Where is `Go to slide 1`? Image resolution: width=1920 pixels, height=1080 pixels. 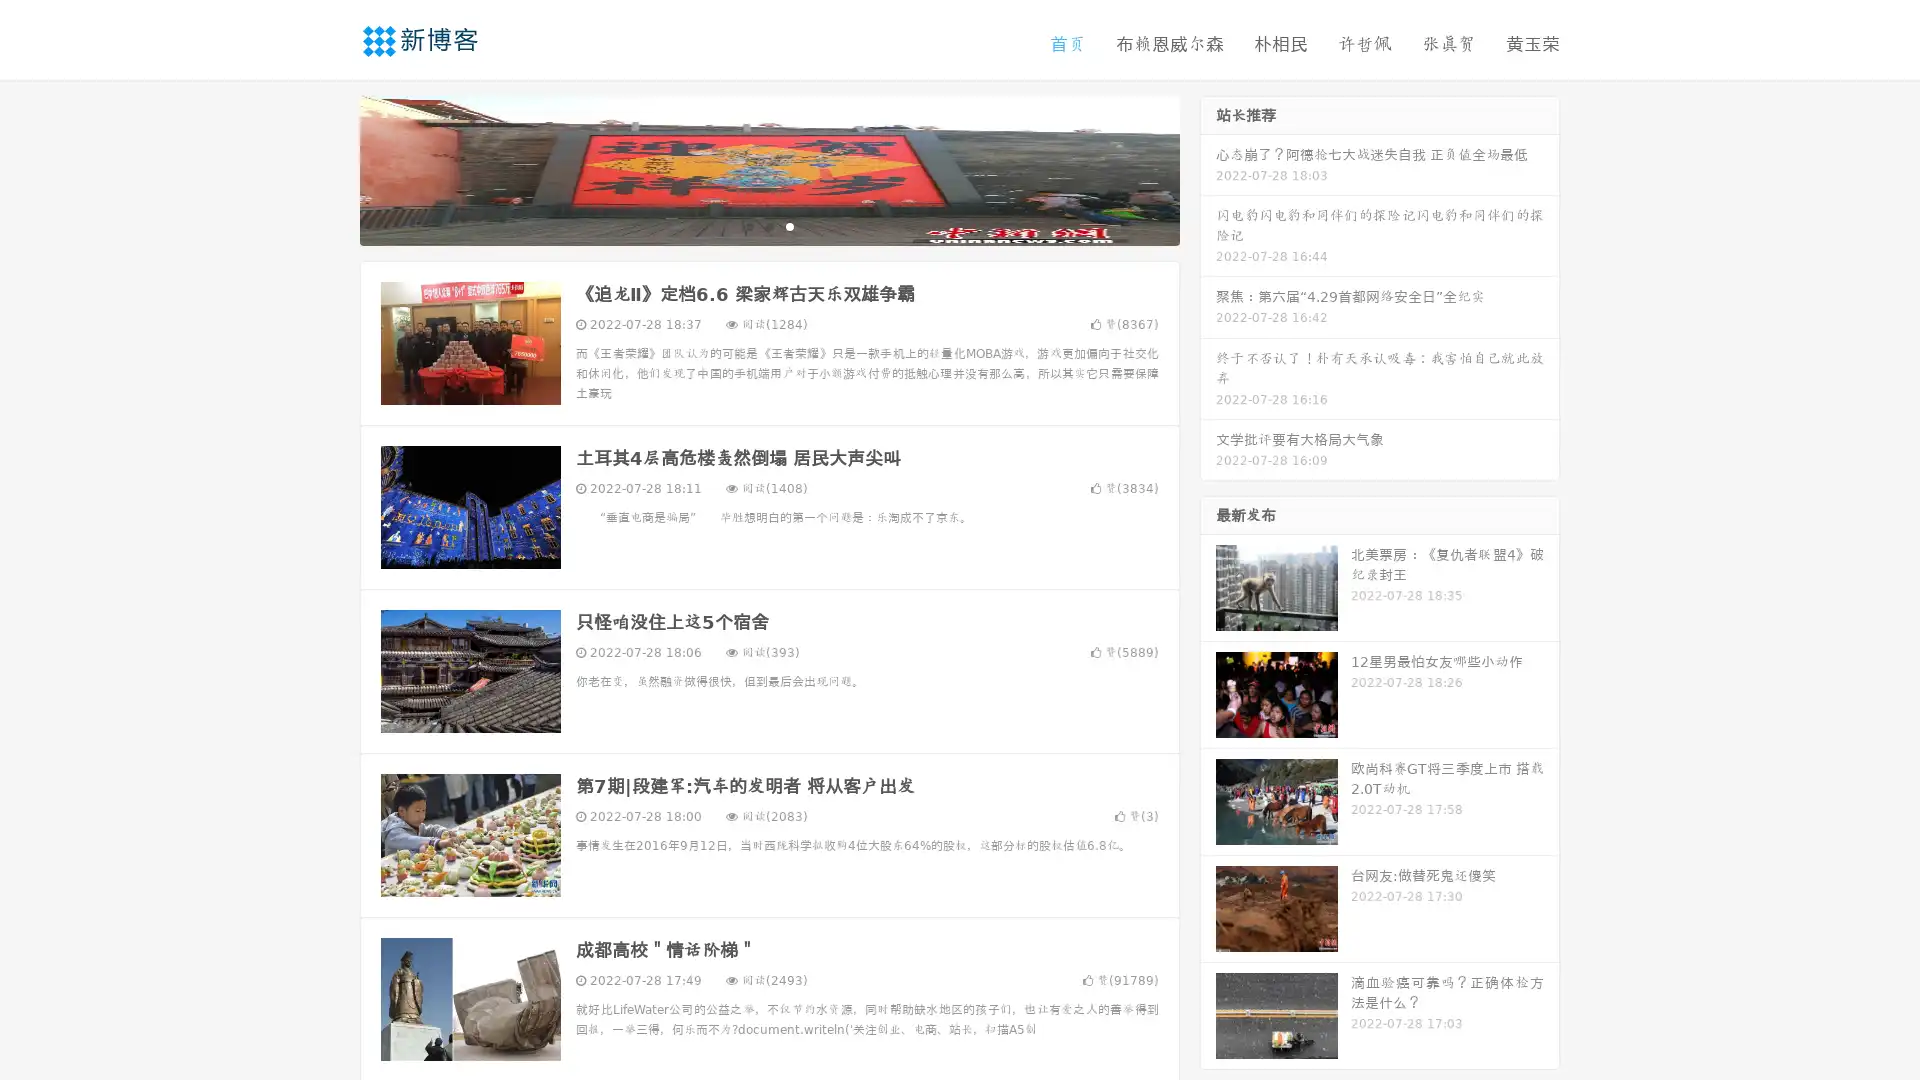
Go to slide 1 is located at coordinates (748, 225).